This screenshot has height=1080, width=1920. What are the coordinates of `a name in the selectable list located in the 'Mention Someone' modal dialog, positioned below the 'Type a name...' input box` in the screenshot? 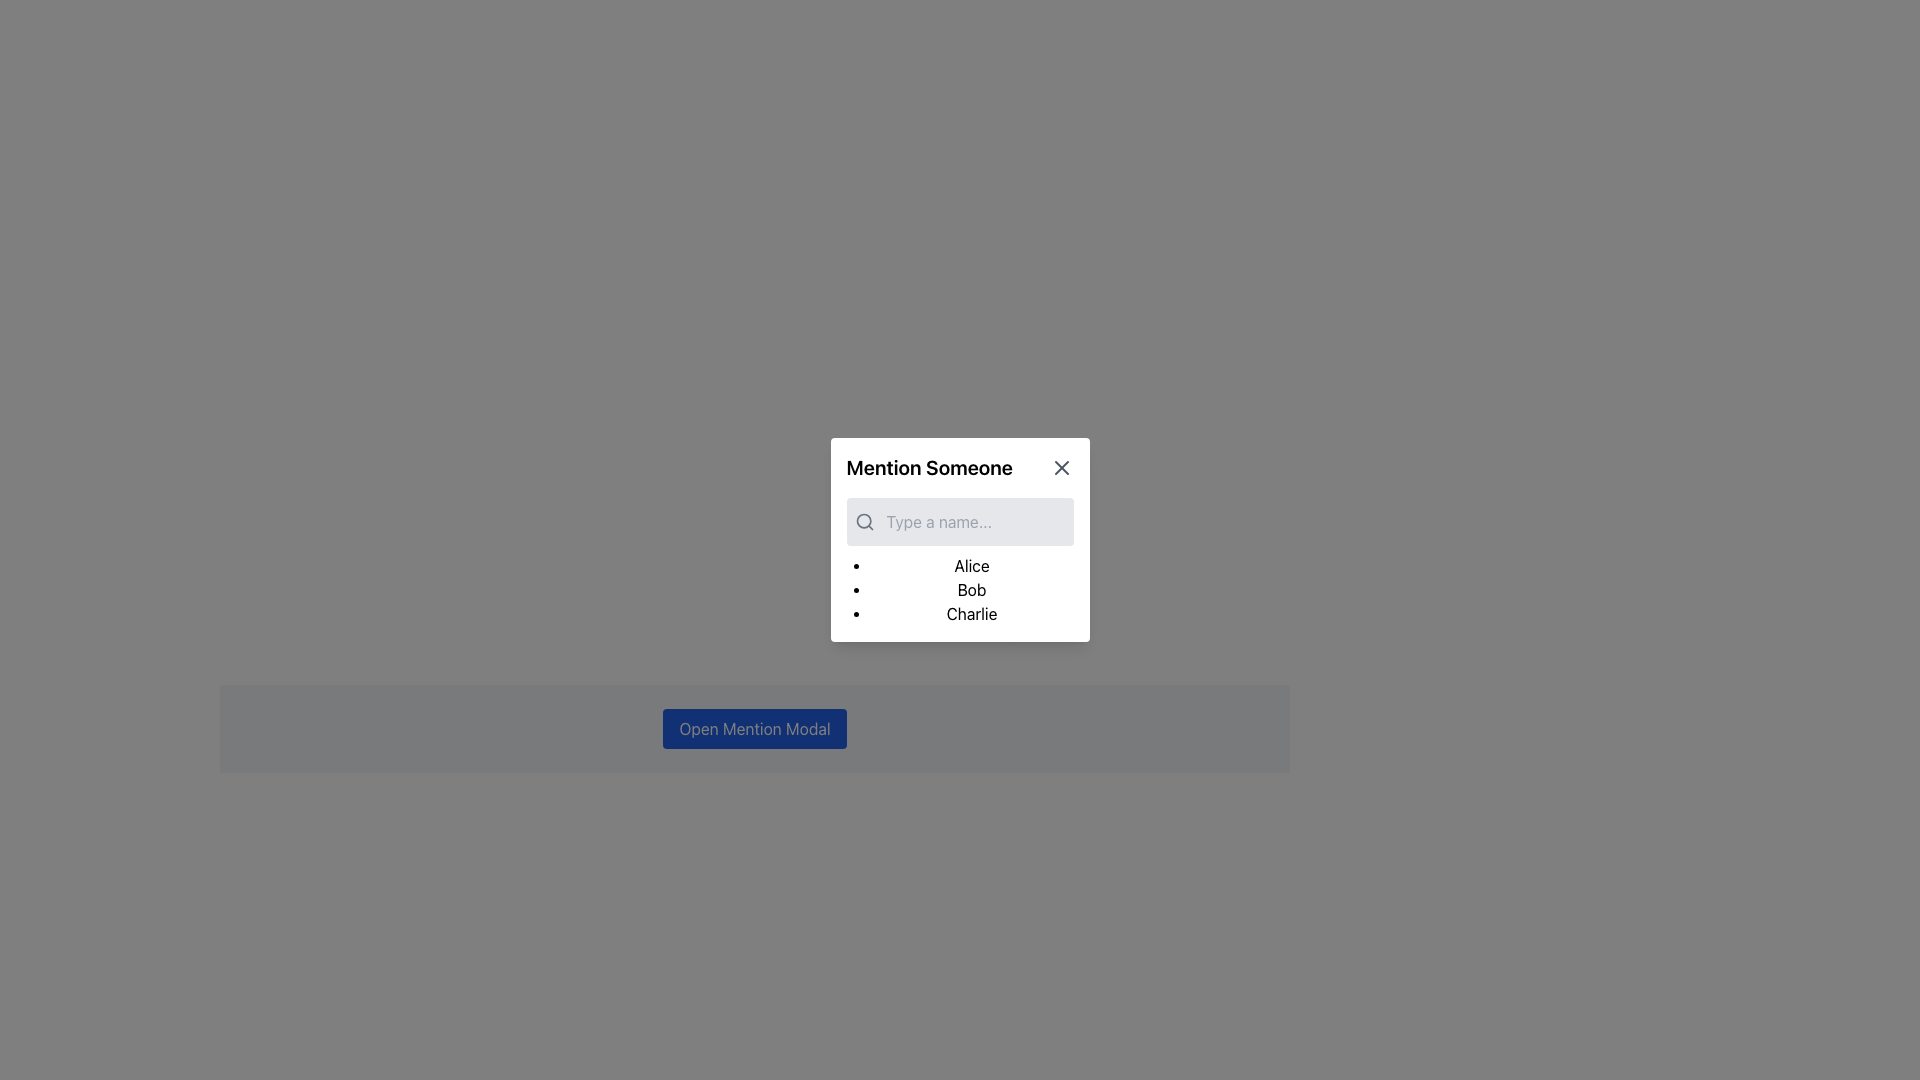 It's located at (971, 589).